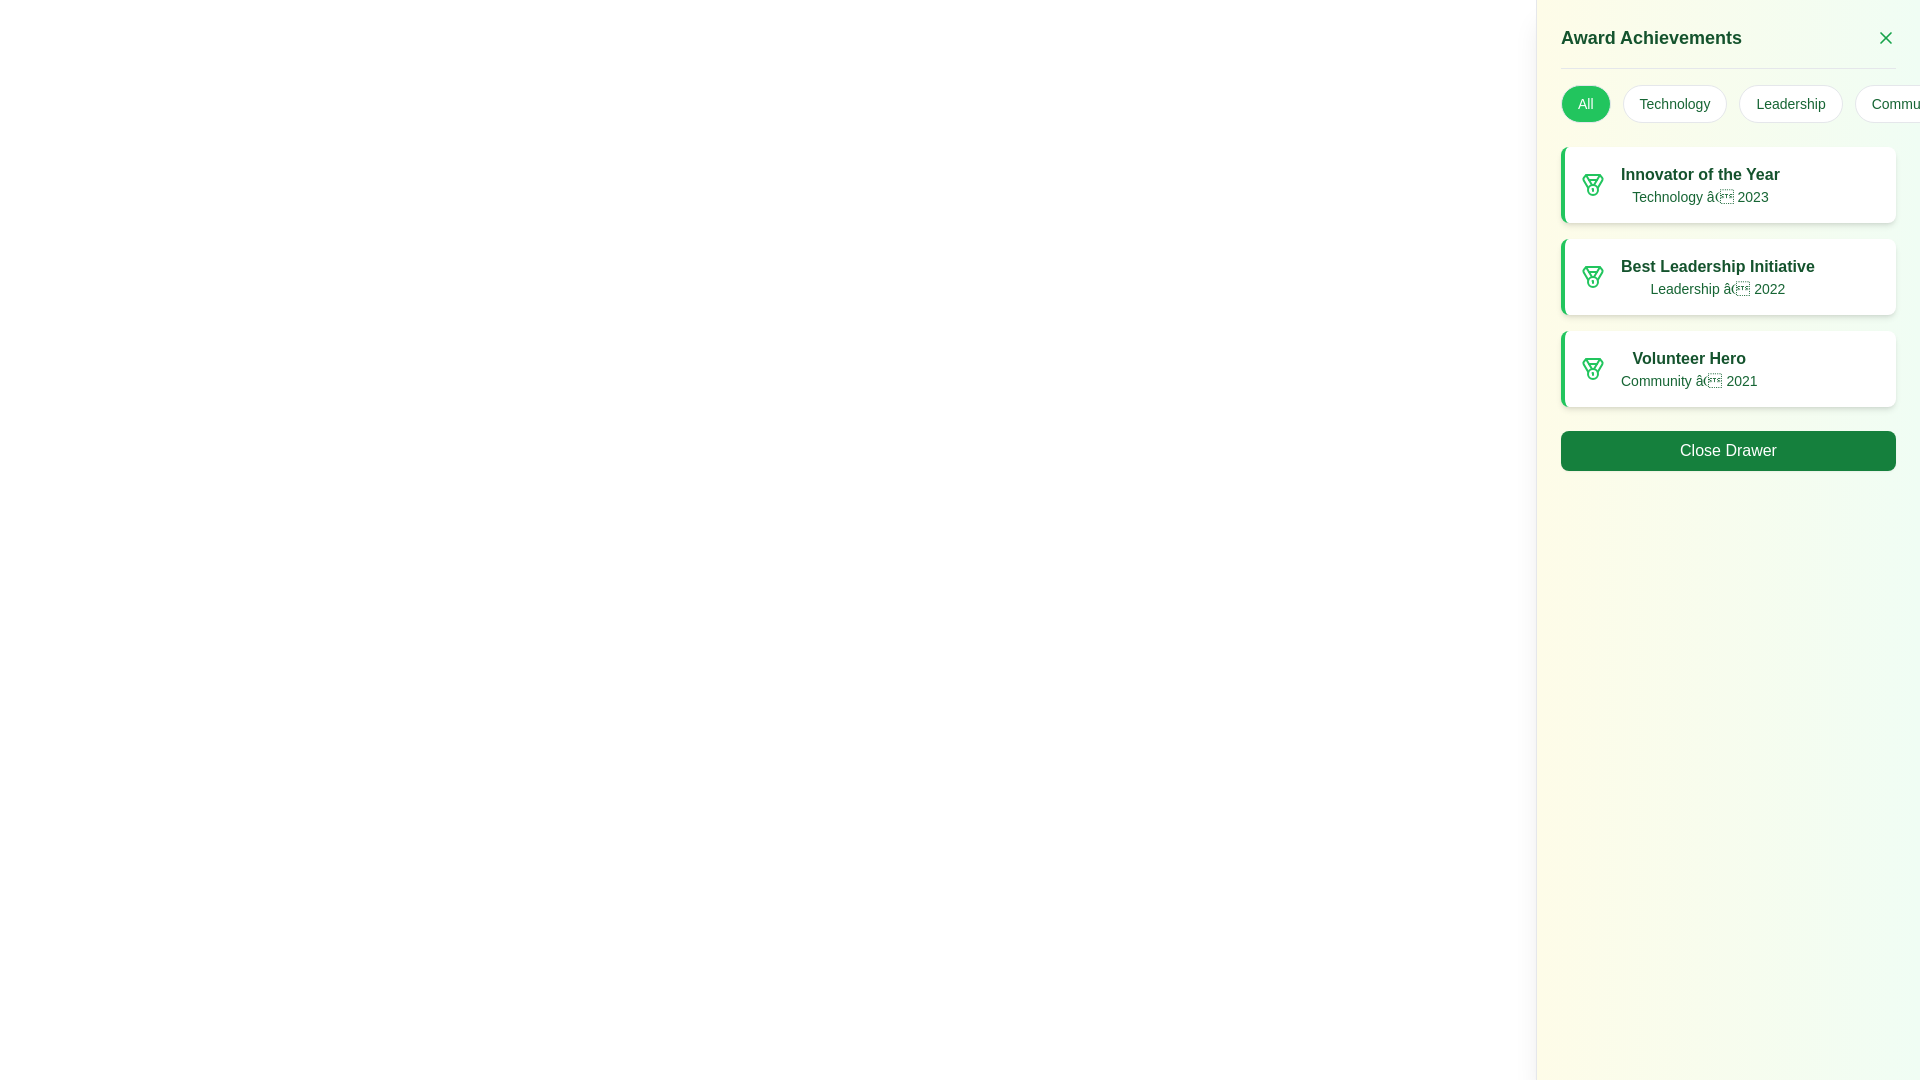 The image size is (1920, 1080). What do you see at coordinates (1885, 38) in the screenshot?
I see `the small square button with a red border and a green 'X' icon located at the top right corner of the 'Award Achievements' section` at bounding box center [1885, 38].